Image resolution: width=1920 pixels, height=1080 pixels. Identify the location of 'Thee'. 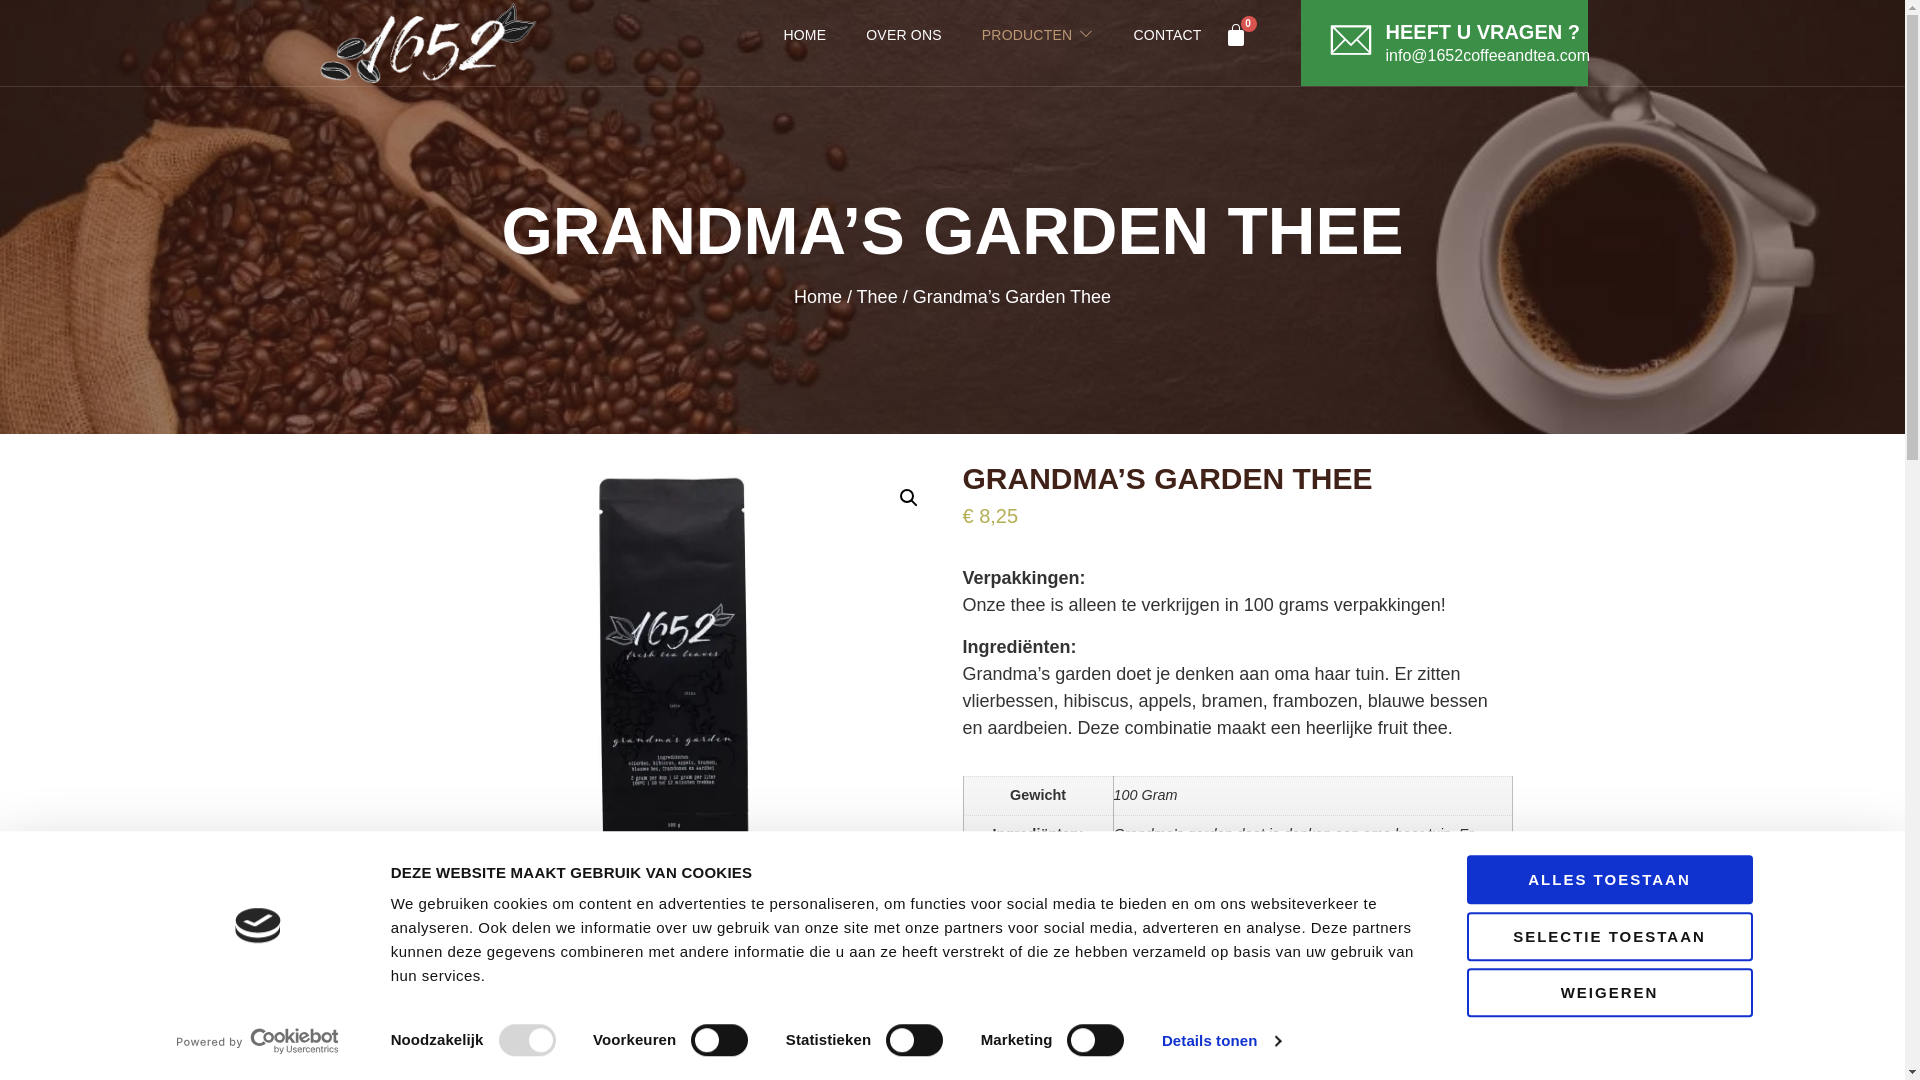
(877, 296).